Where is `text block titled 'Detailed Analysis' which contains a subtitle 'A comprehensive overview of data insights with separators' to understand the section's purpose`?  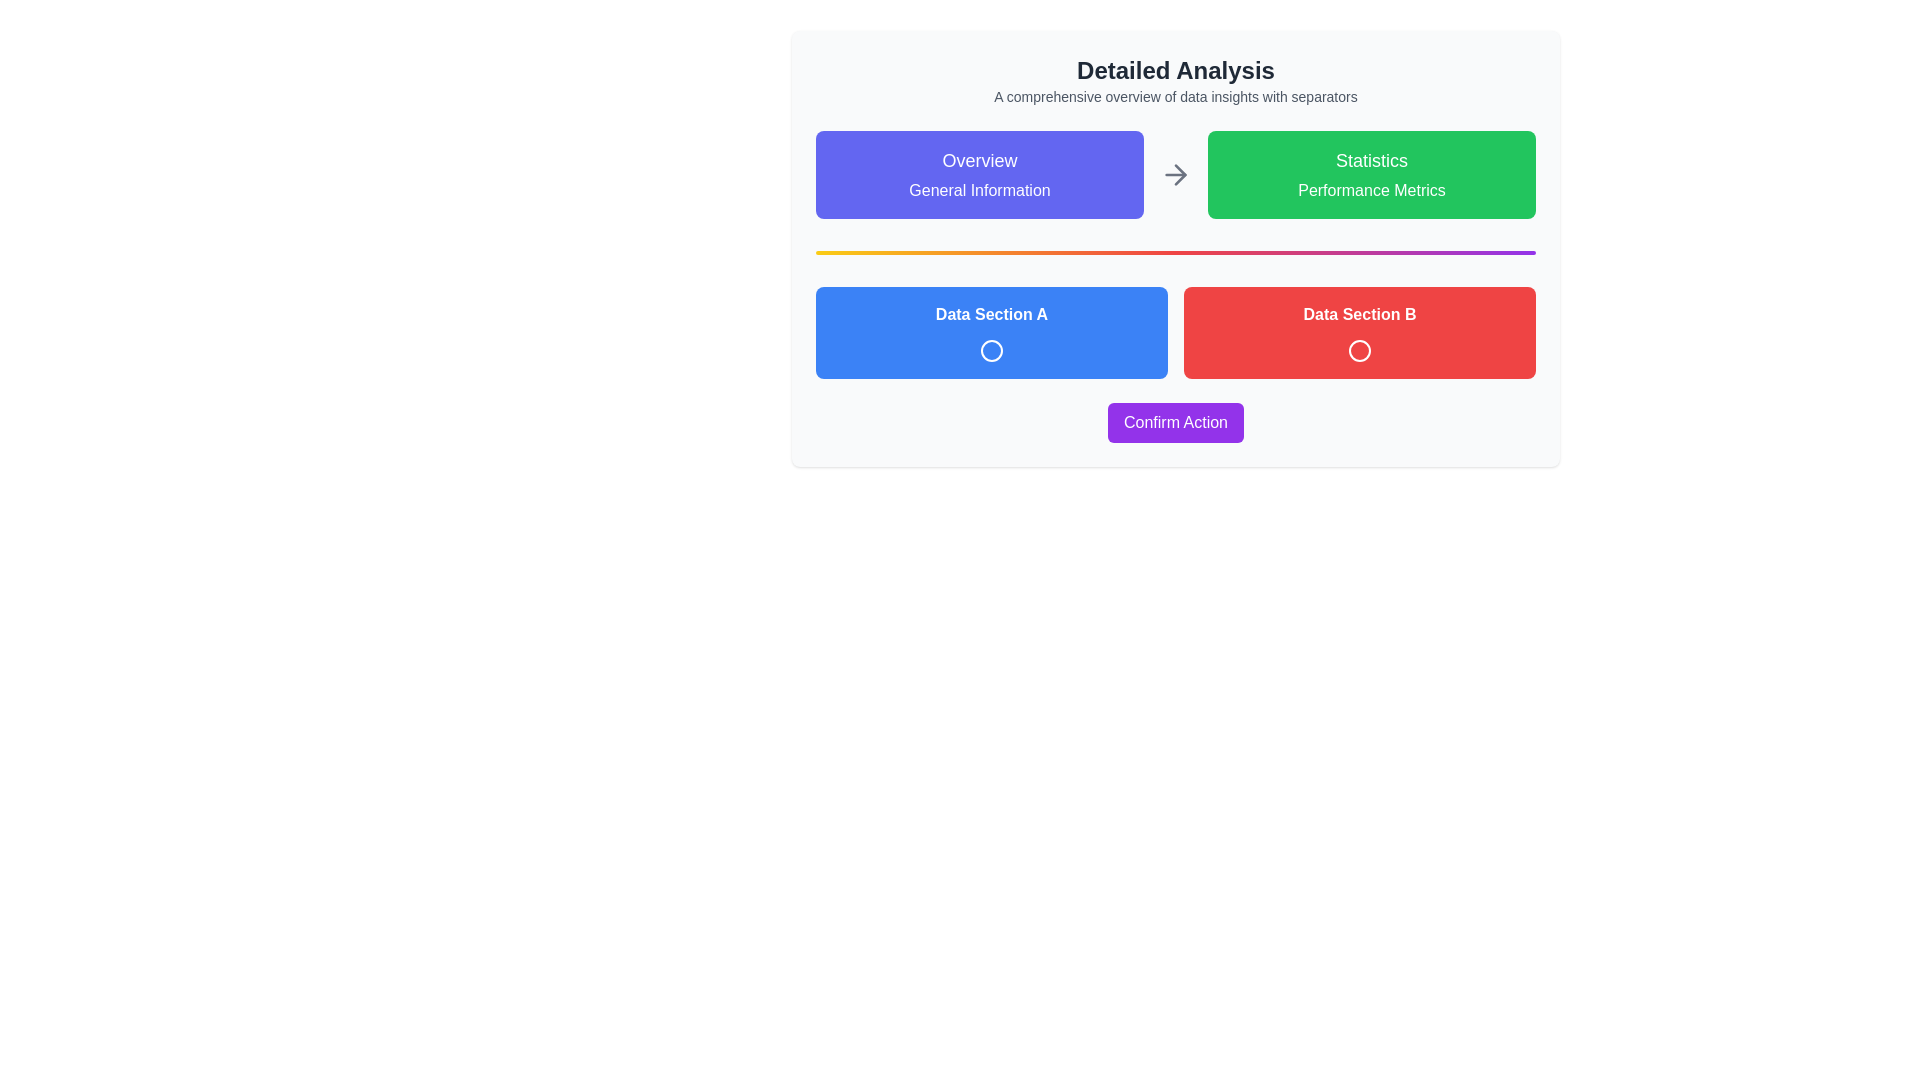
text block titled 'Detailed Analysis' which contains a subtitle 'A comprehensive overview of data insights with separators' to understand the section's purpose is located at coordinates (1176, 80).